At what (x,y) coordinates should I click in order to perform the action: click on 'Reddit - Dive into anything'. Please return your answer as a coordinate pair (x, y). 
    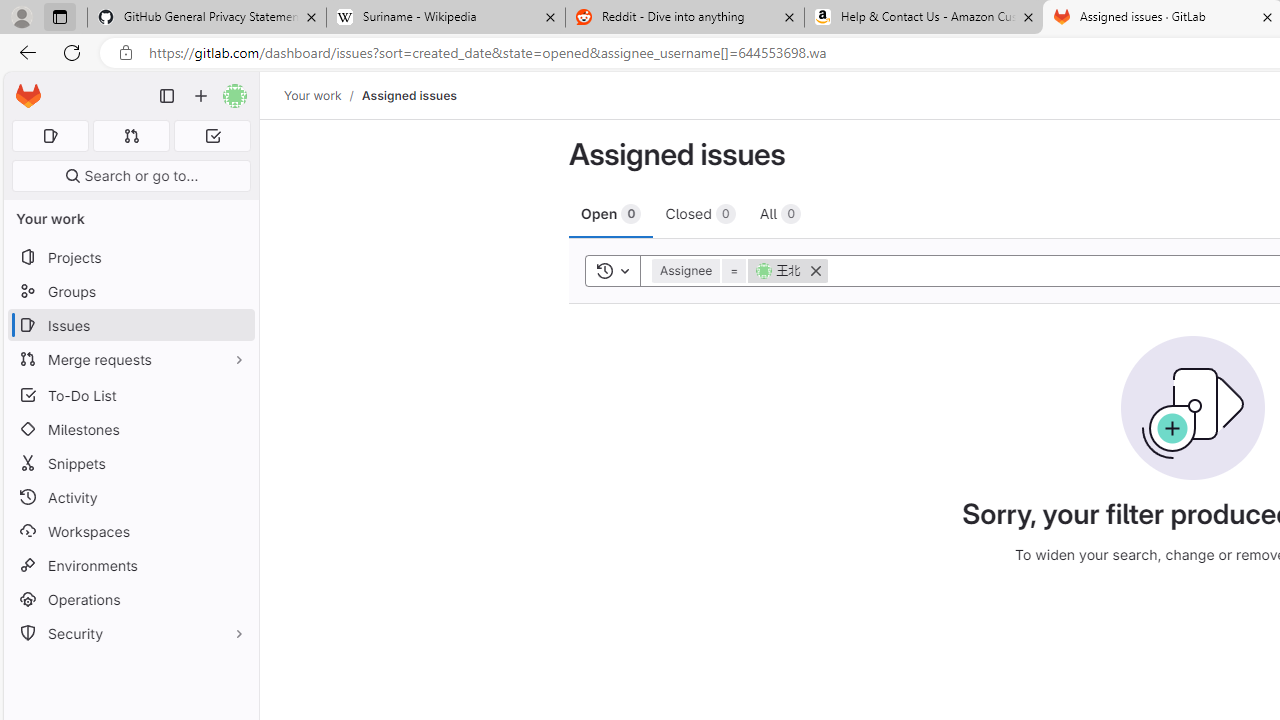
    Looking at the image, I should click on (684, 17).